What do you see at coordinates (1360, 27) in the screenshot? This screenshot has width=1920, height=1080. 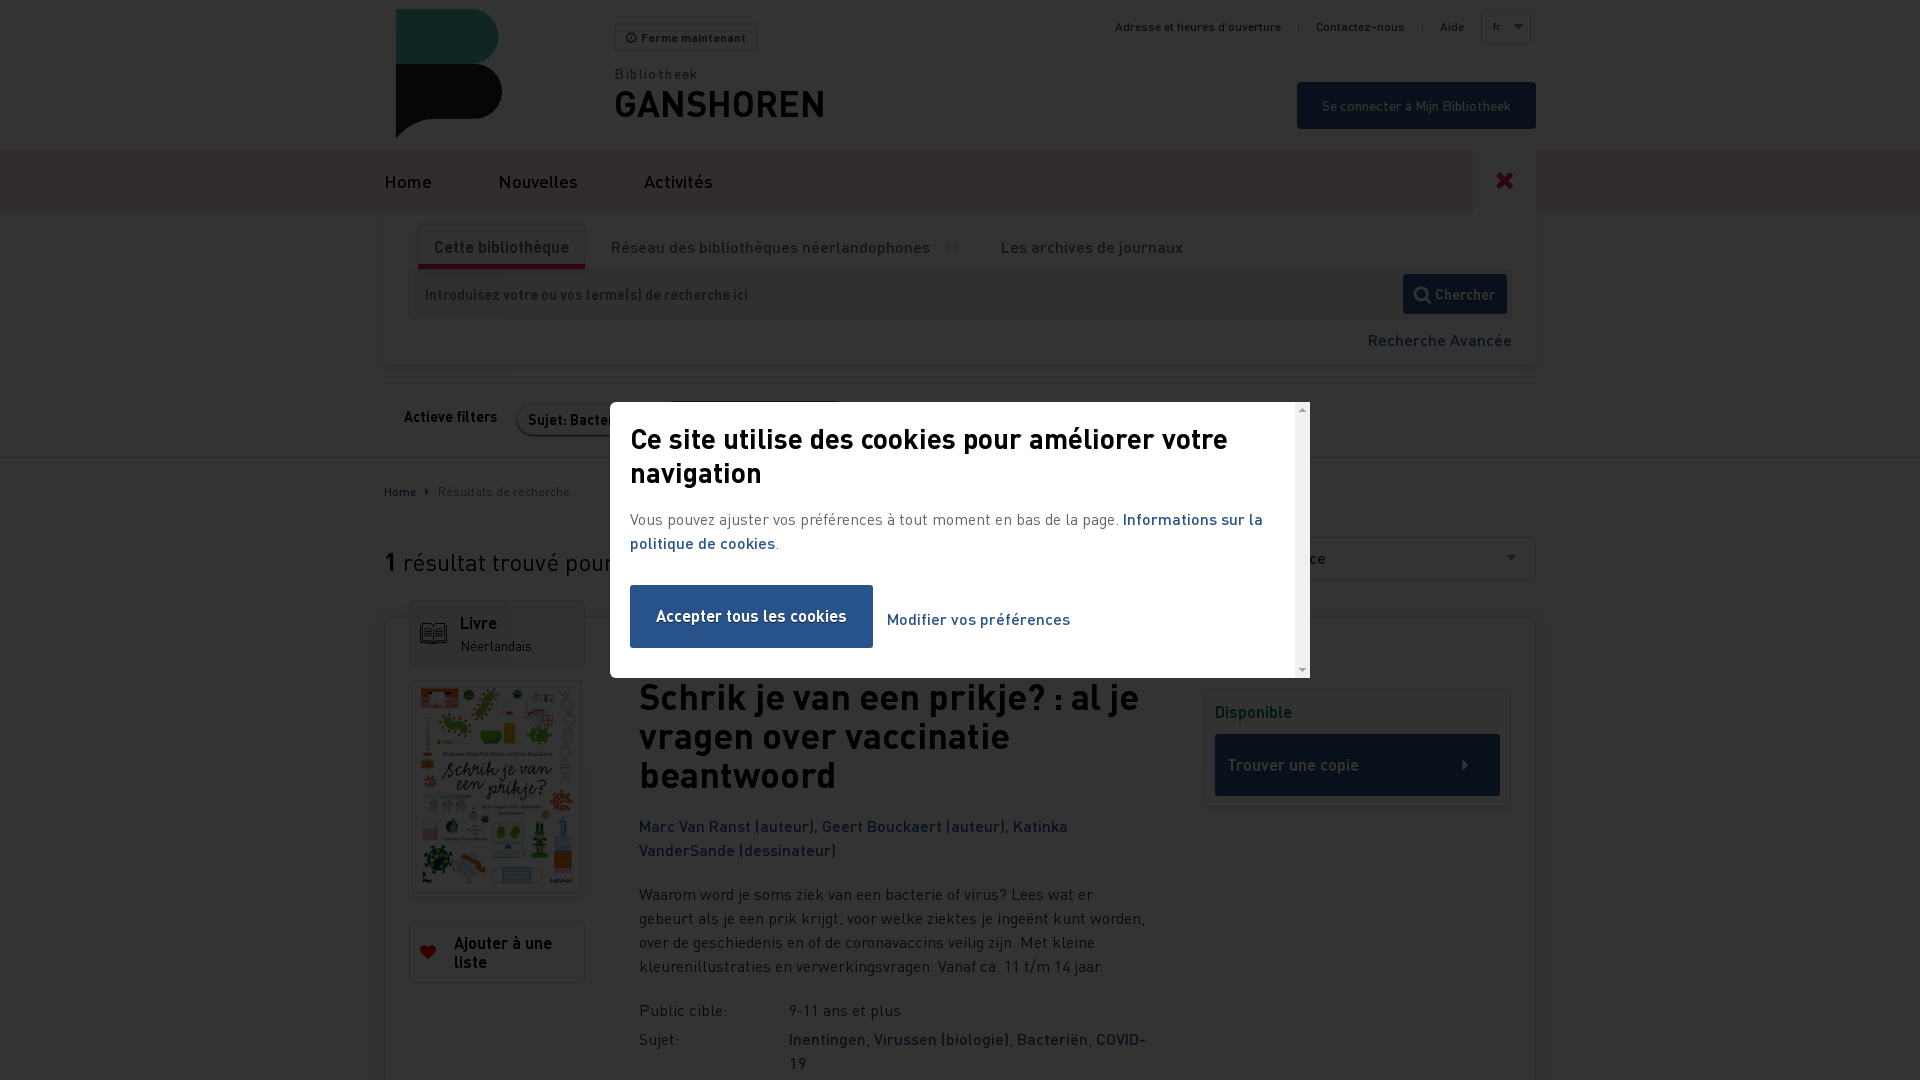 I see `'Contactez-nous'` at bounding box center [1360, 27].